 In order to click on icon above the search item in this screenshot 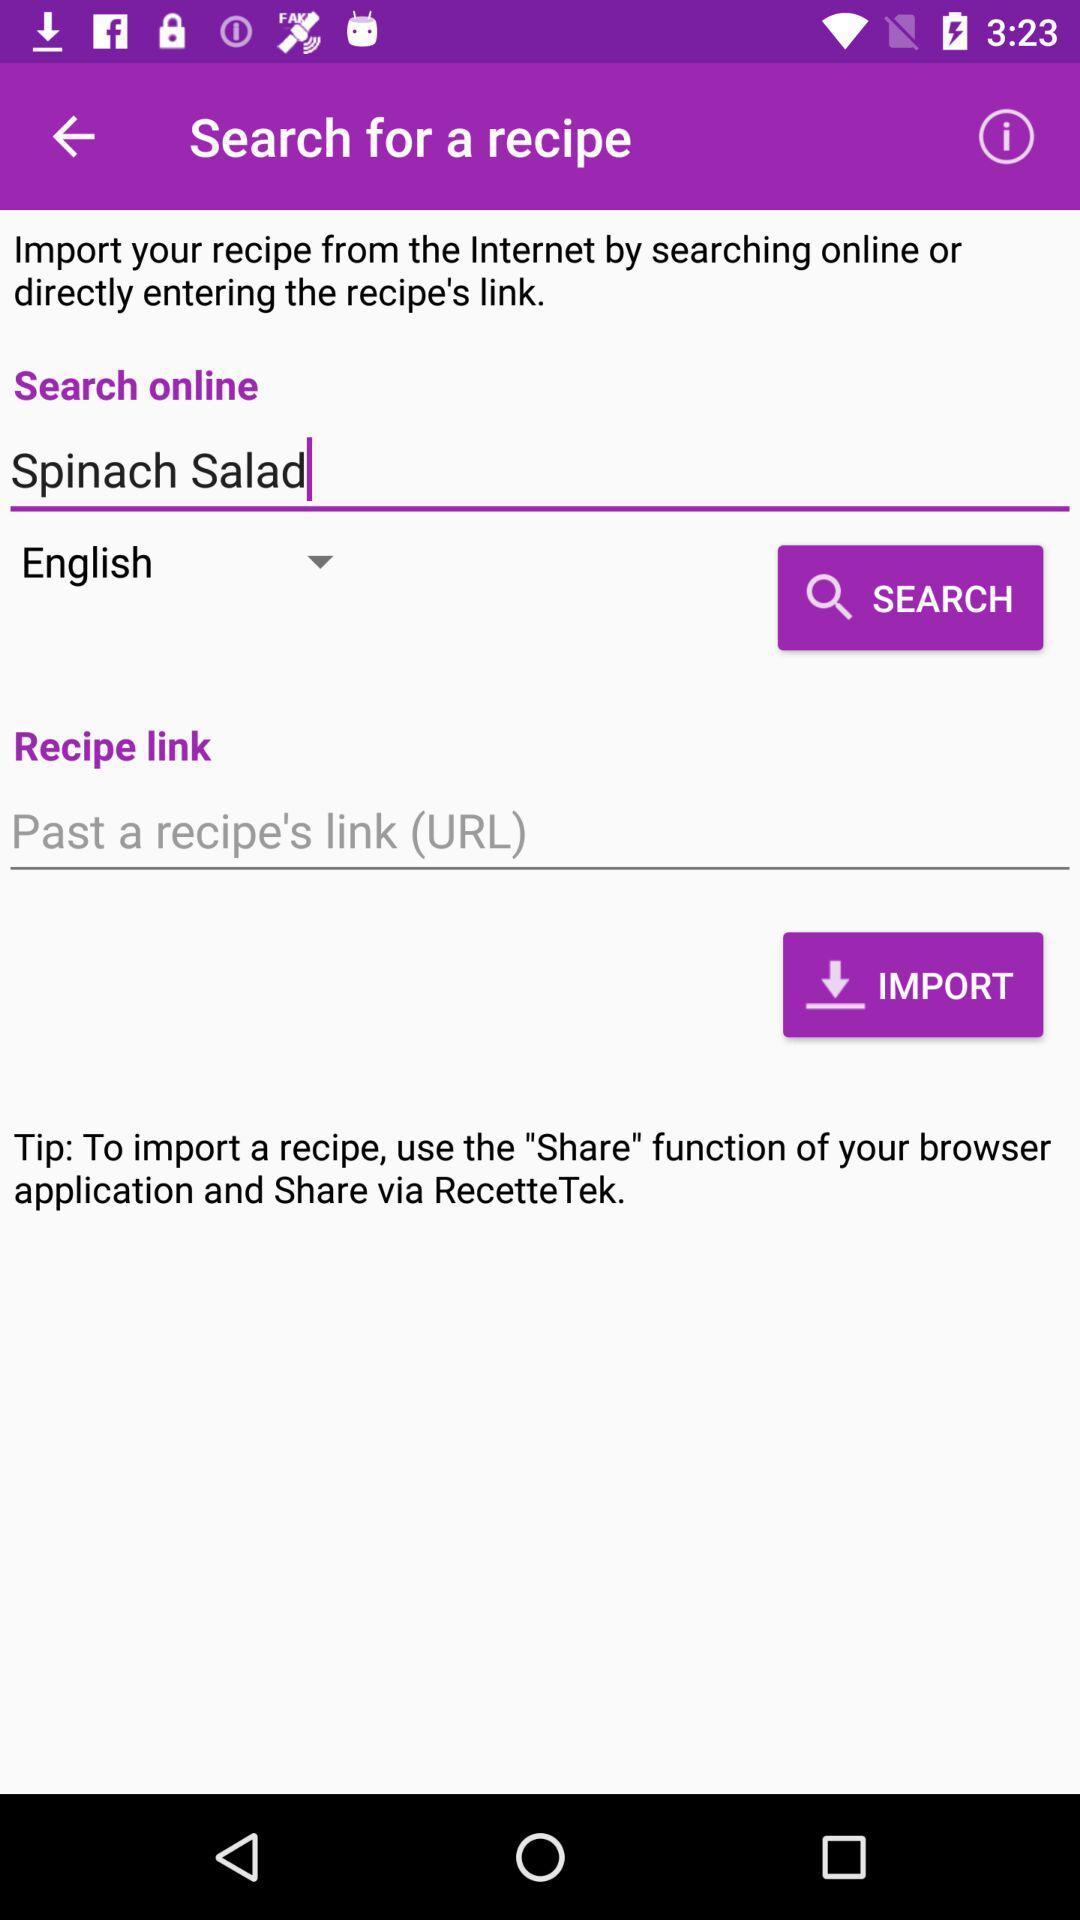, I will do `click(540, 469)`.